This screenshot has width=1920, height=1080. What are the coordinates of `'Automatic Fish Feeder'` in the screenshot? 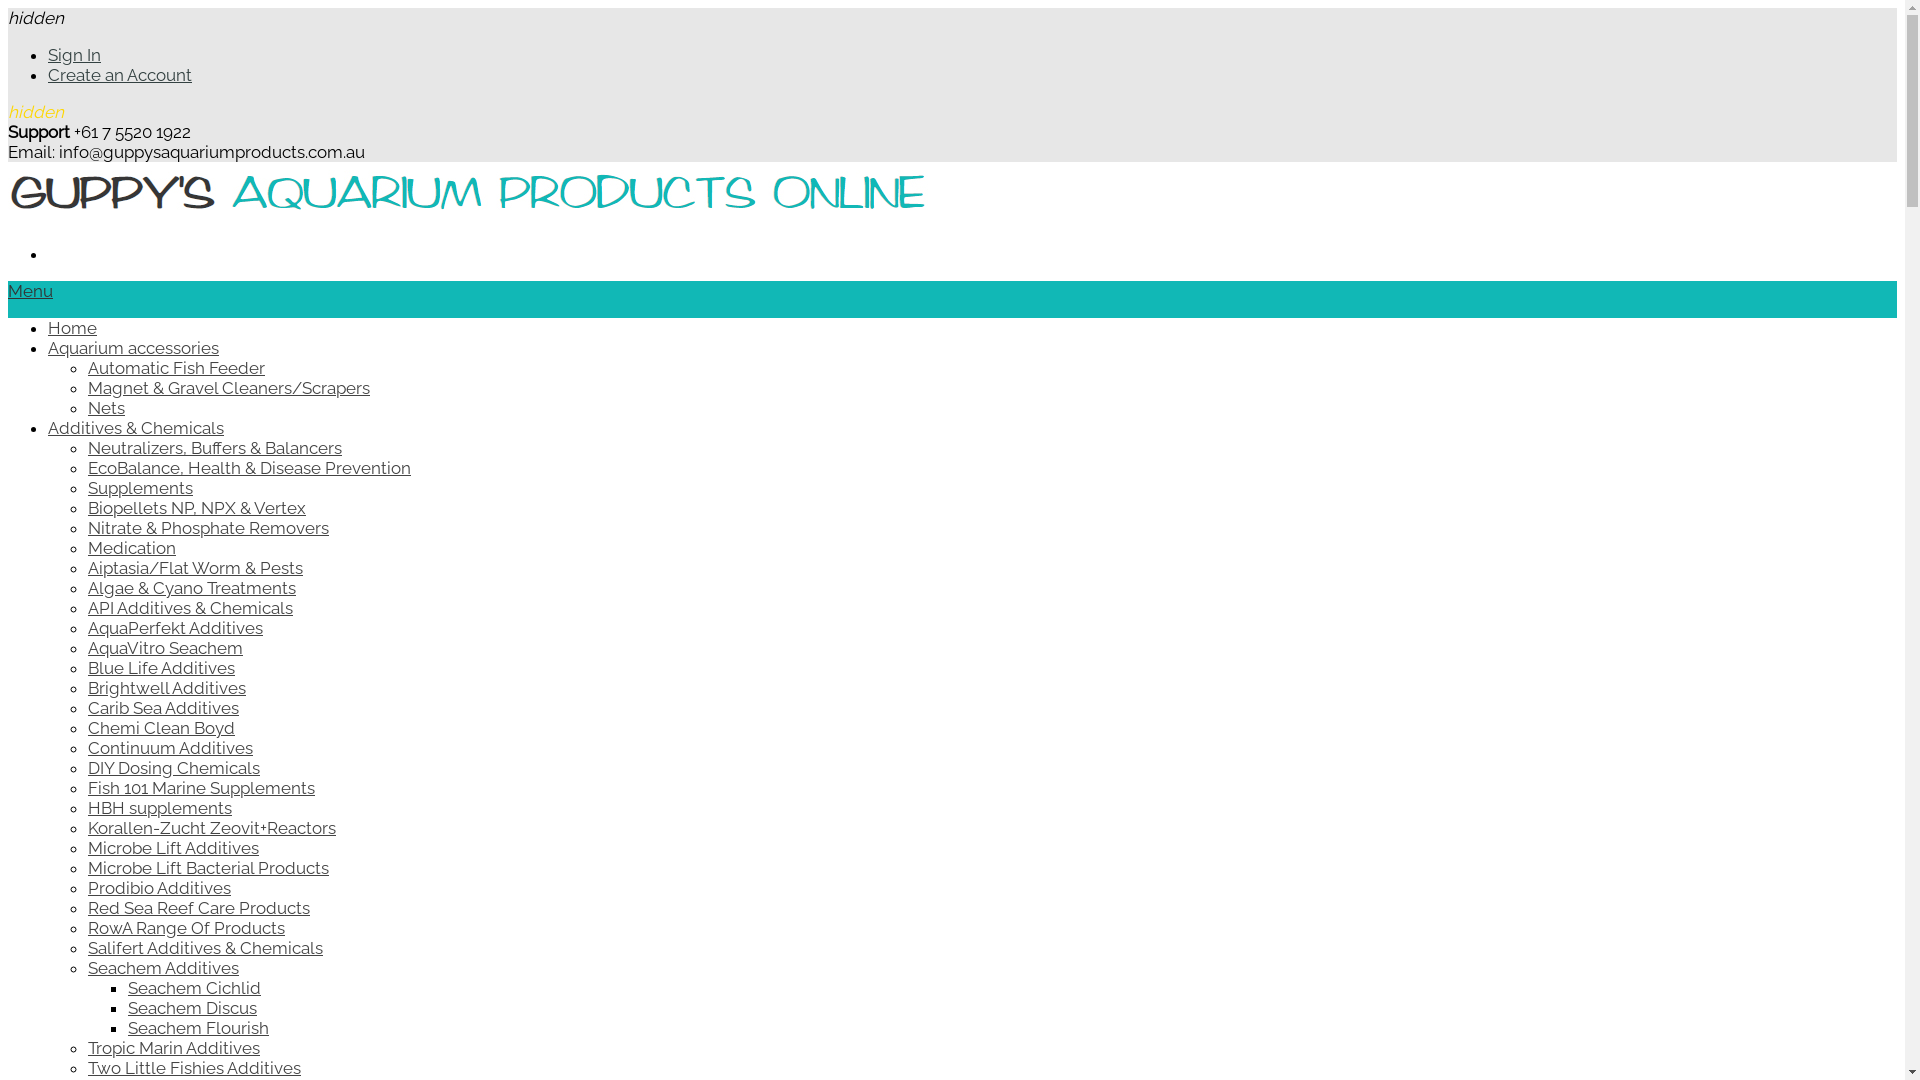 It's located at (176, 367).